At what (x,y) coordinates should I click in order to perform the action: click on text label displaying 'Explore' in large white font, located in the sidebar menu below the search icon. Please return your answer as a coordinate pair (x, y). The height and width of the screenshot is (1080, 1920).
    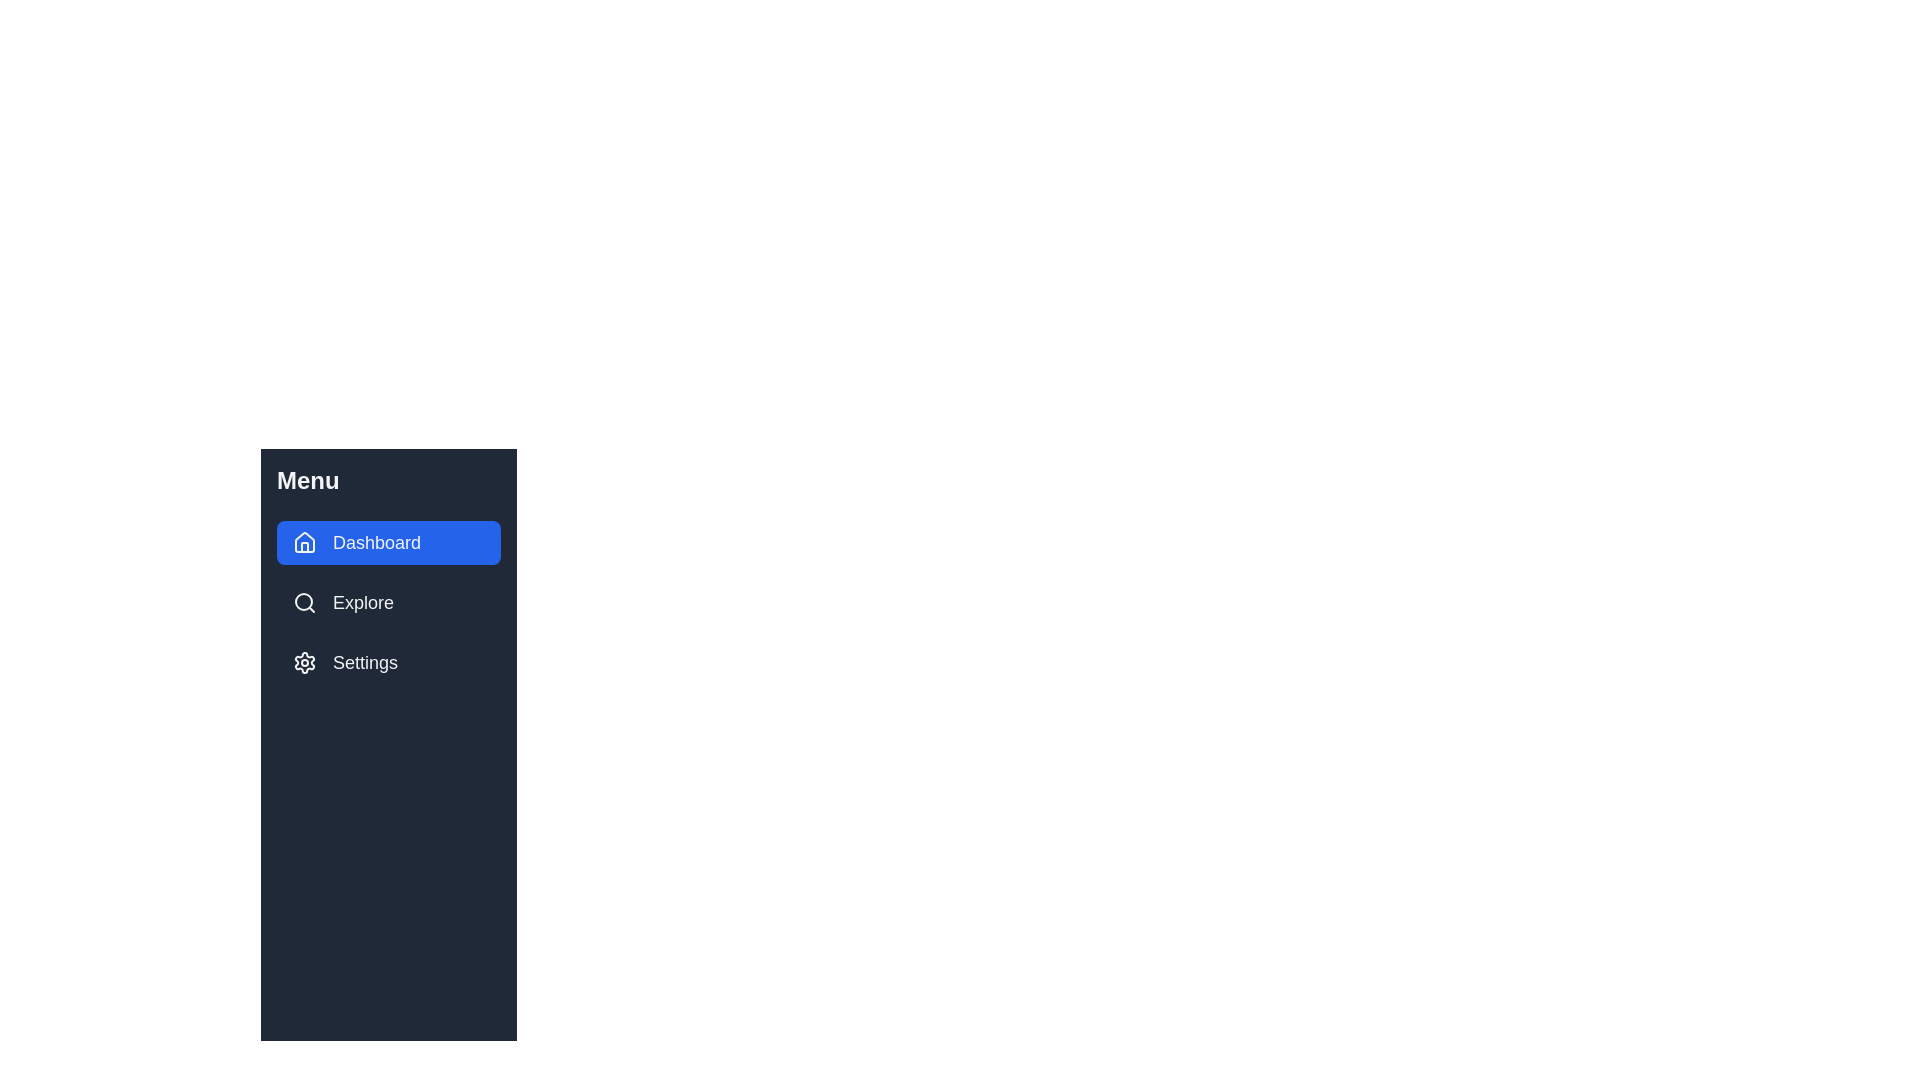
    Looking at the image, I should click on (363, 601).